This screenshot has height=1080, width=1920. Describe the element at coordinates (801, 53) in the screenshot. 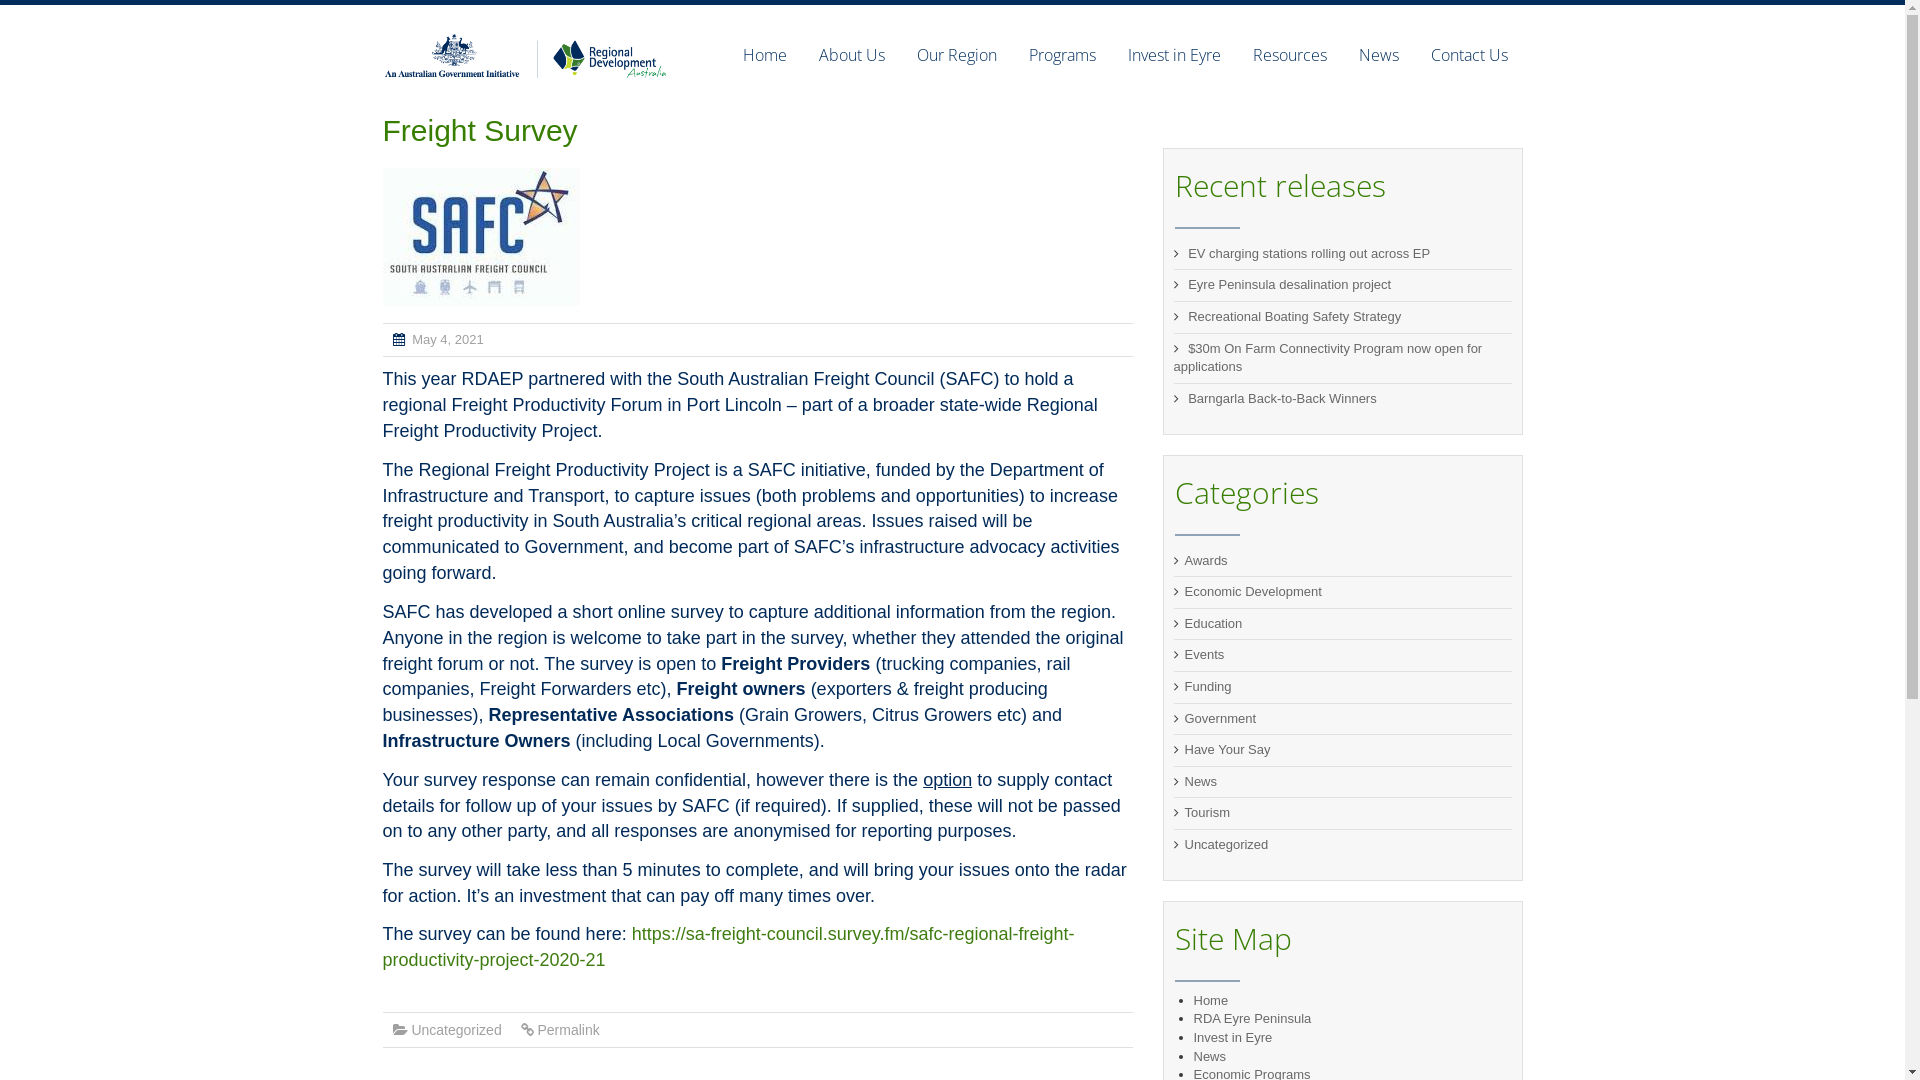

I see `'About Us'` at that location.